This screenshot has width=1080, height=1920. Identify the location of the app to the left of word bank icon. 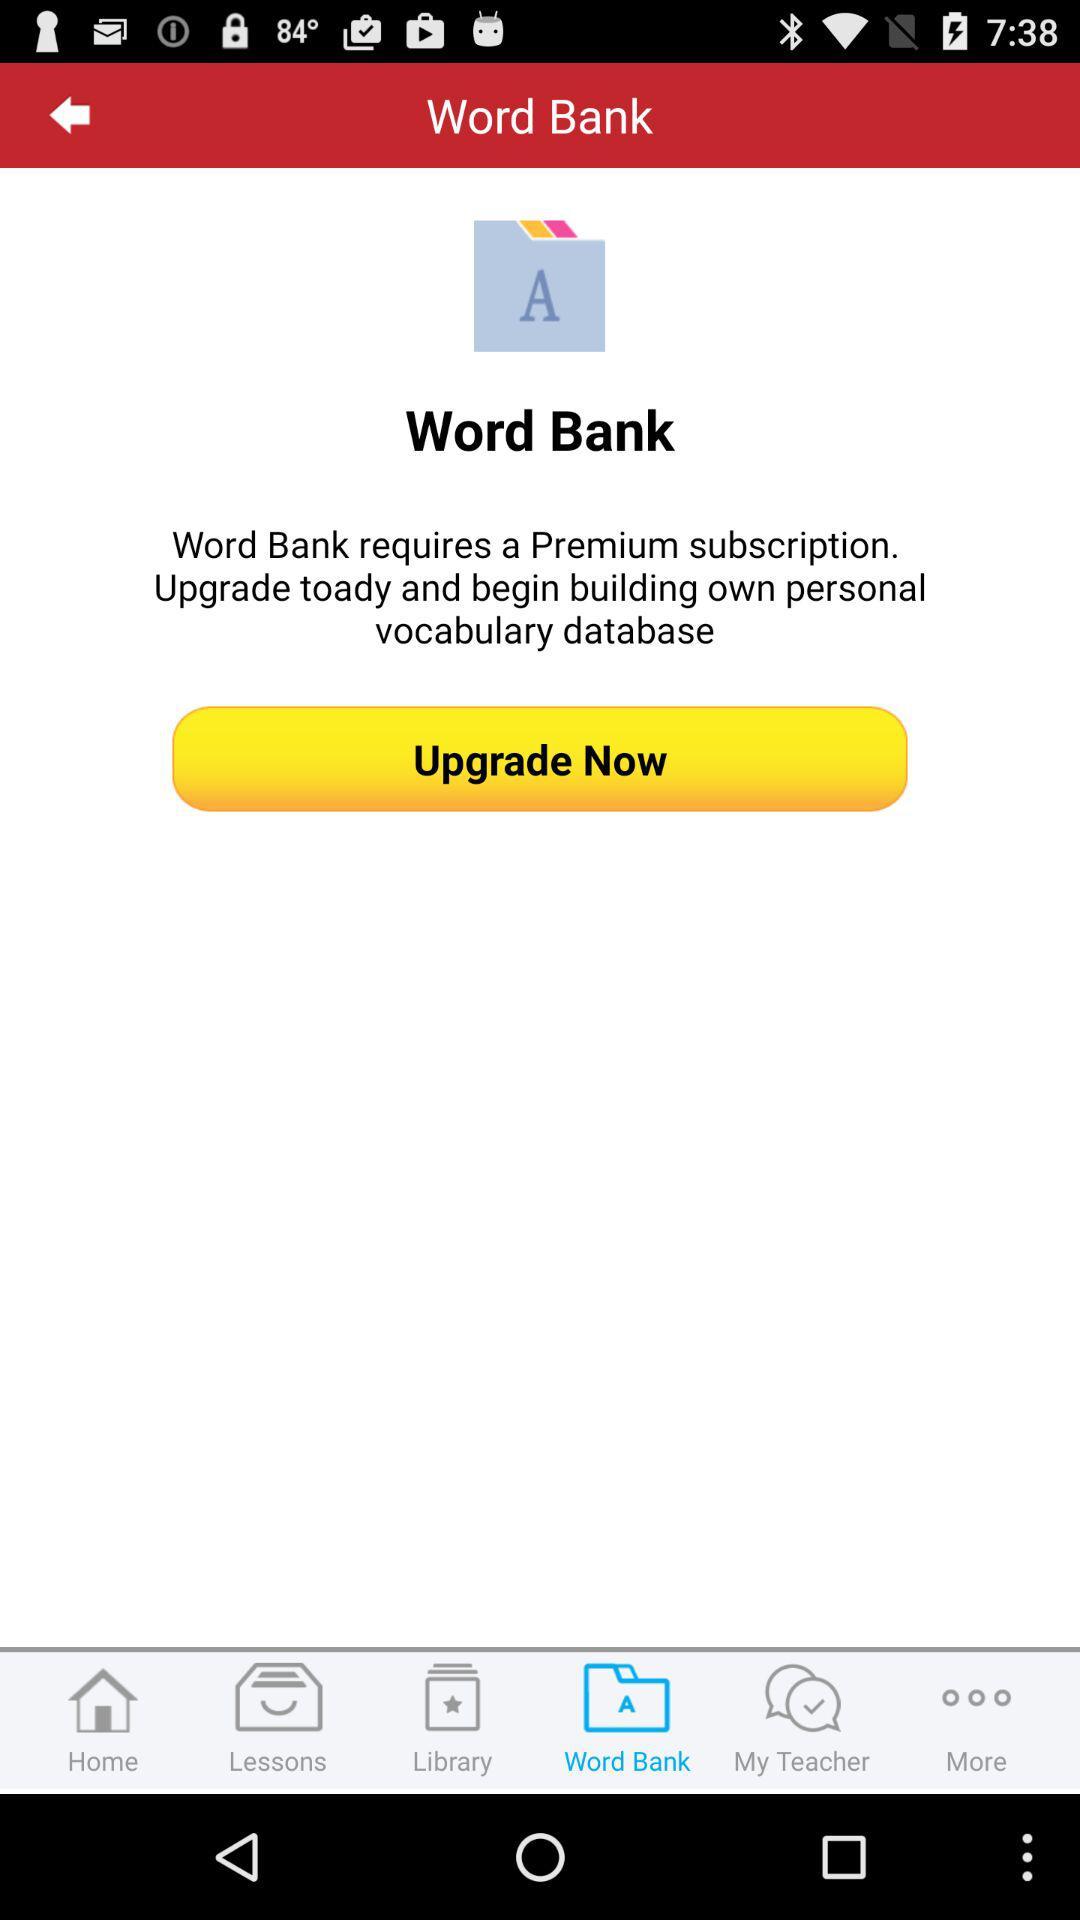
(69, 114).